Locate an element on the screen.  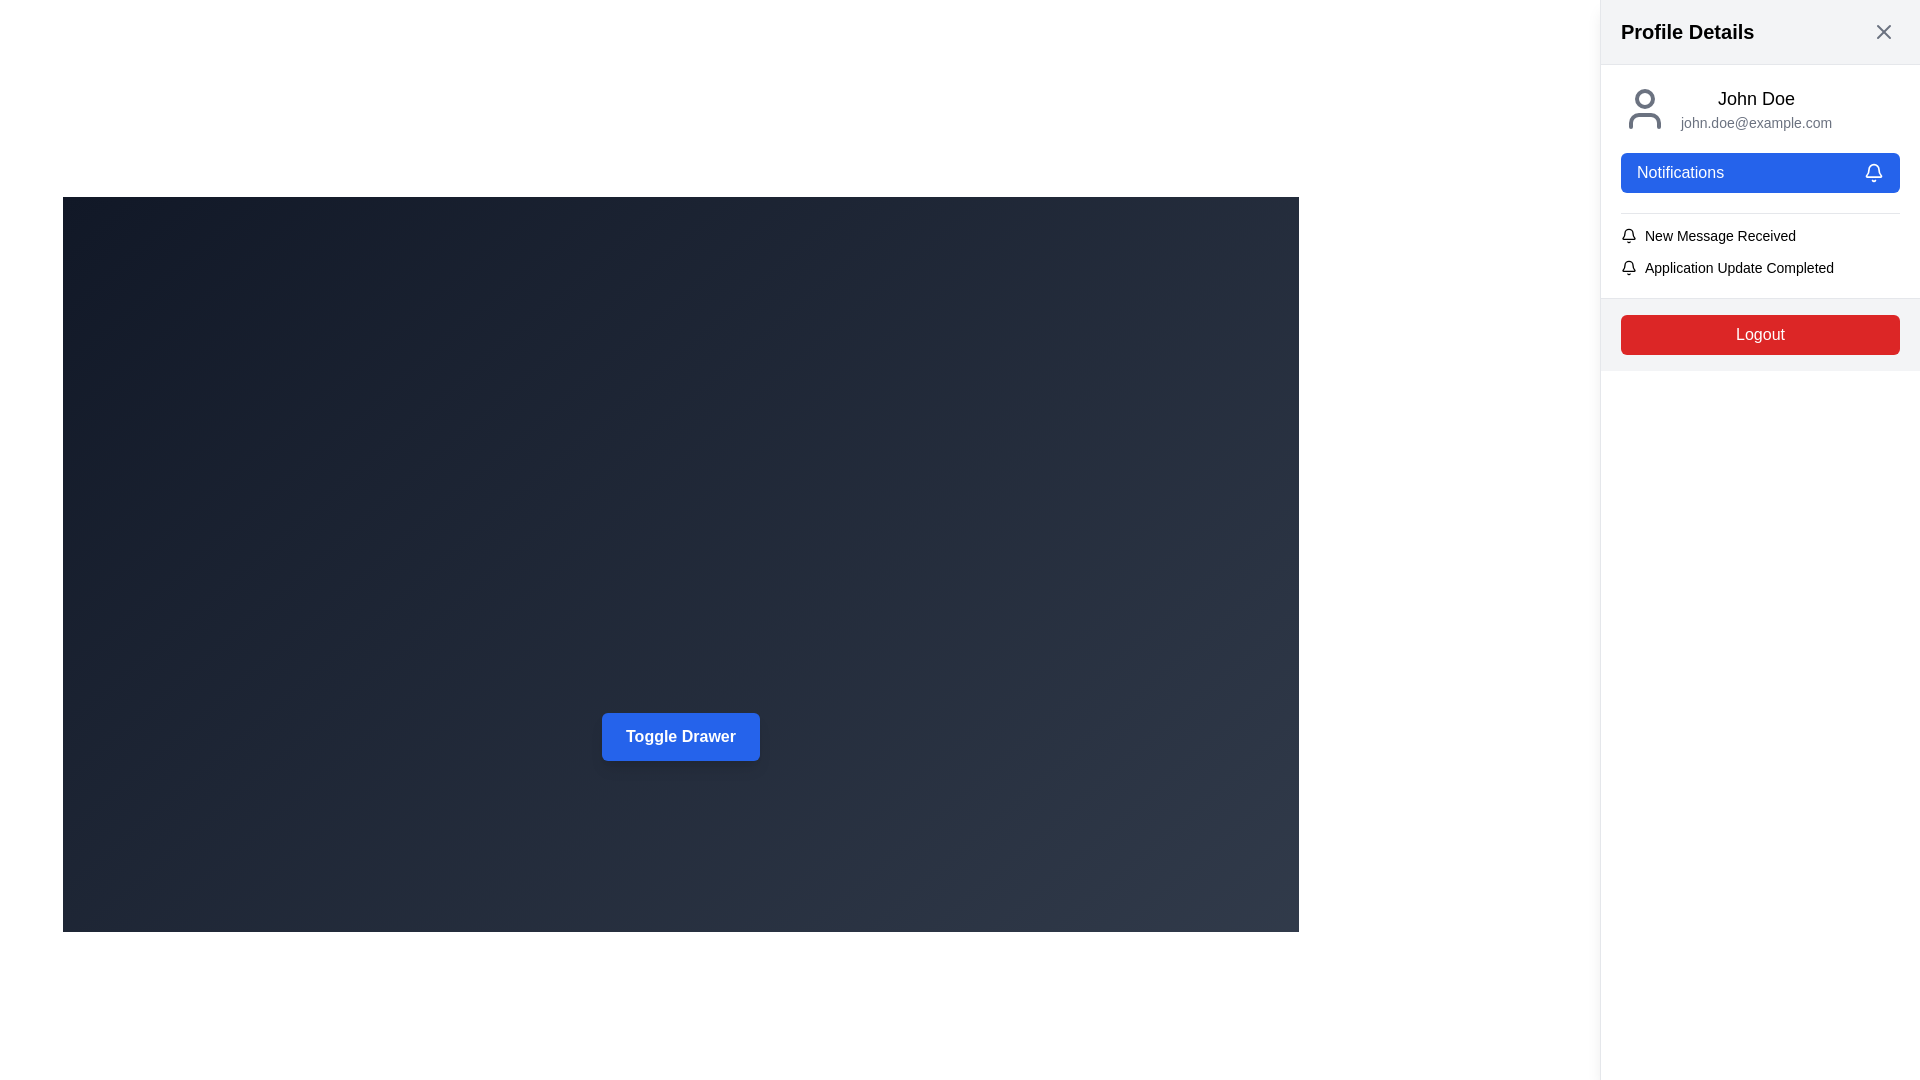
the prominent text label displaying 'John Doe' in large, bold font located at the top of the 'Profile Details' section on the right-hand side of the interface is located at coordinates (1755, 99).